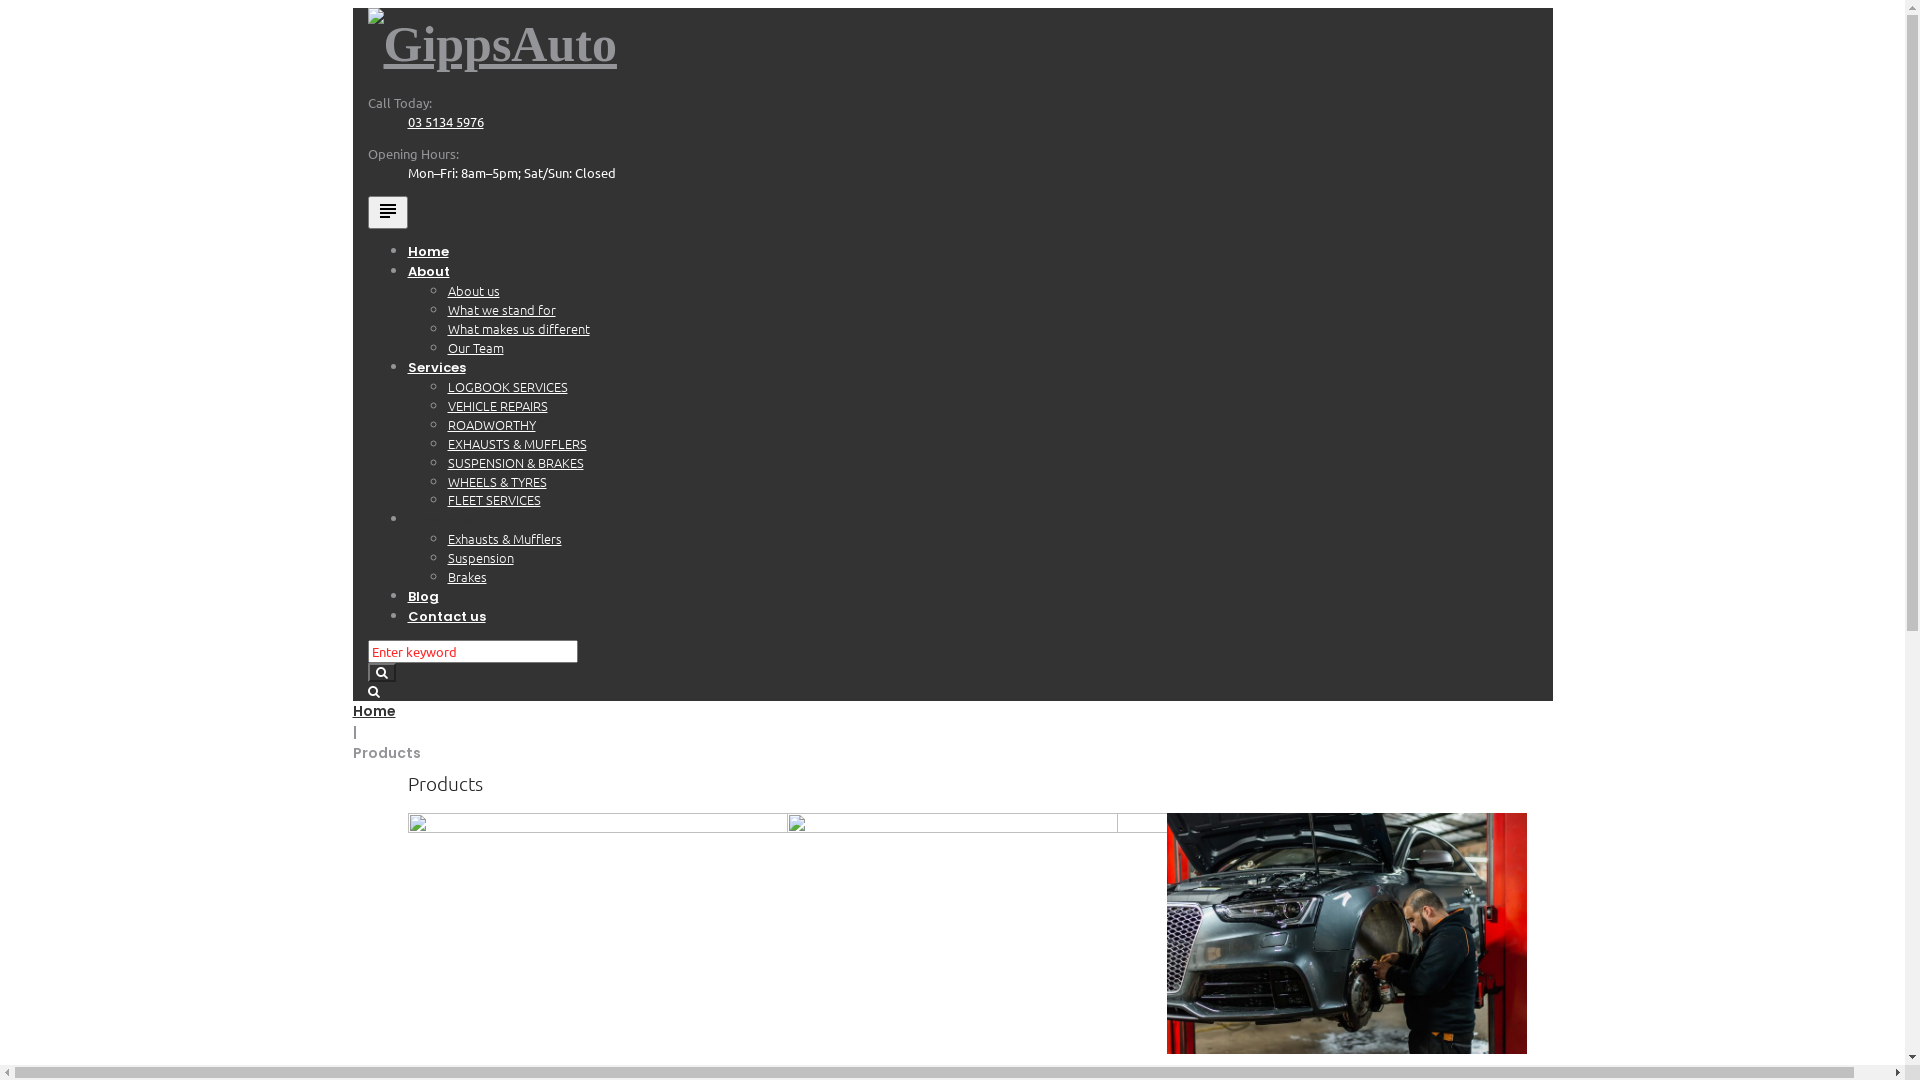 Image resolution: width=1920 pixels, height=1080 pixels. I want to click on 'WHEELS & TYRES', so click(497, 481).